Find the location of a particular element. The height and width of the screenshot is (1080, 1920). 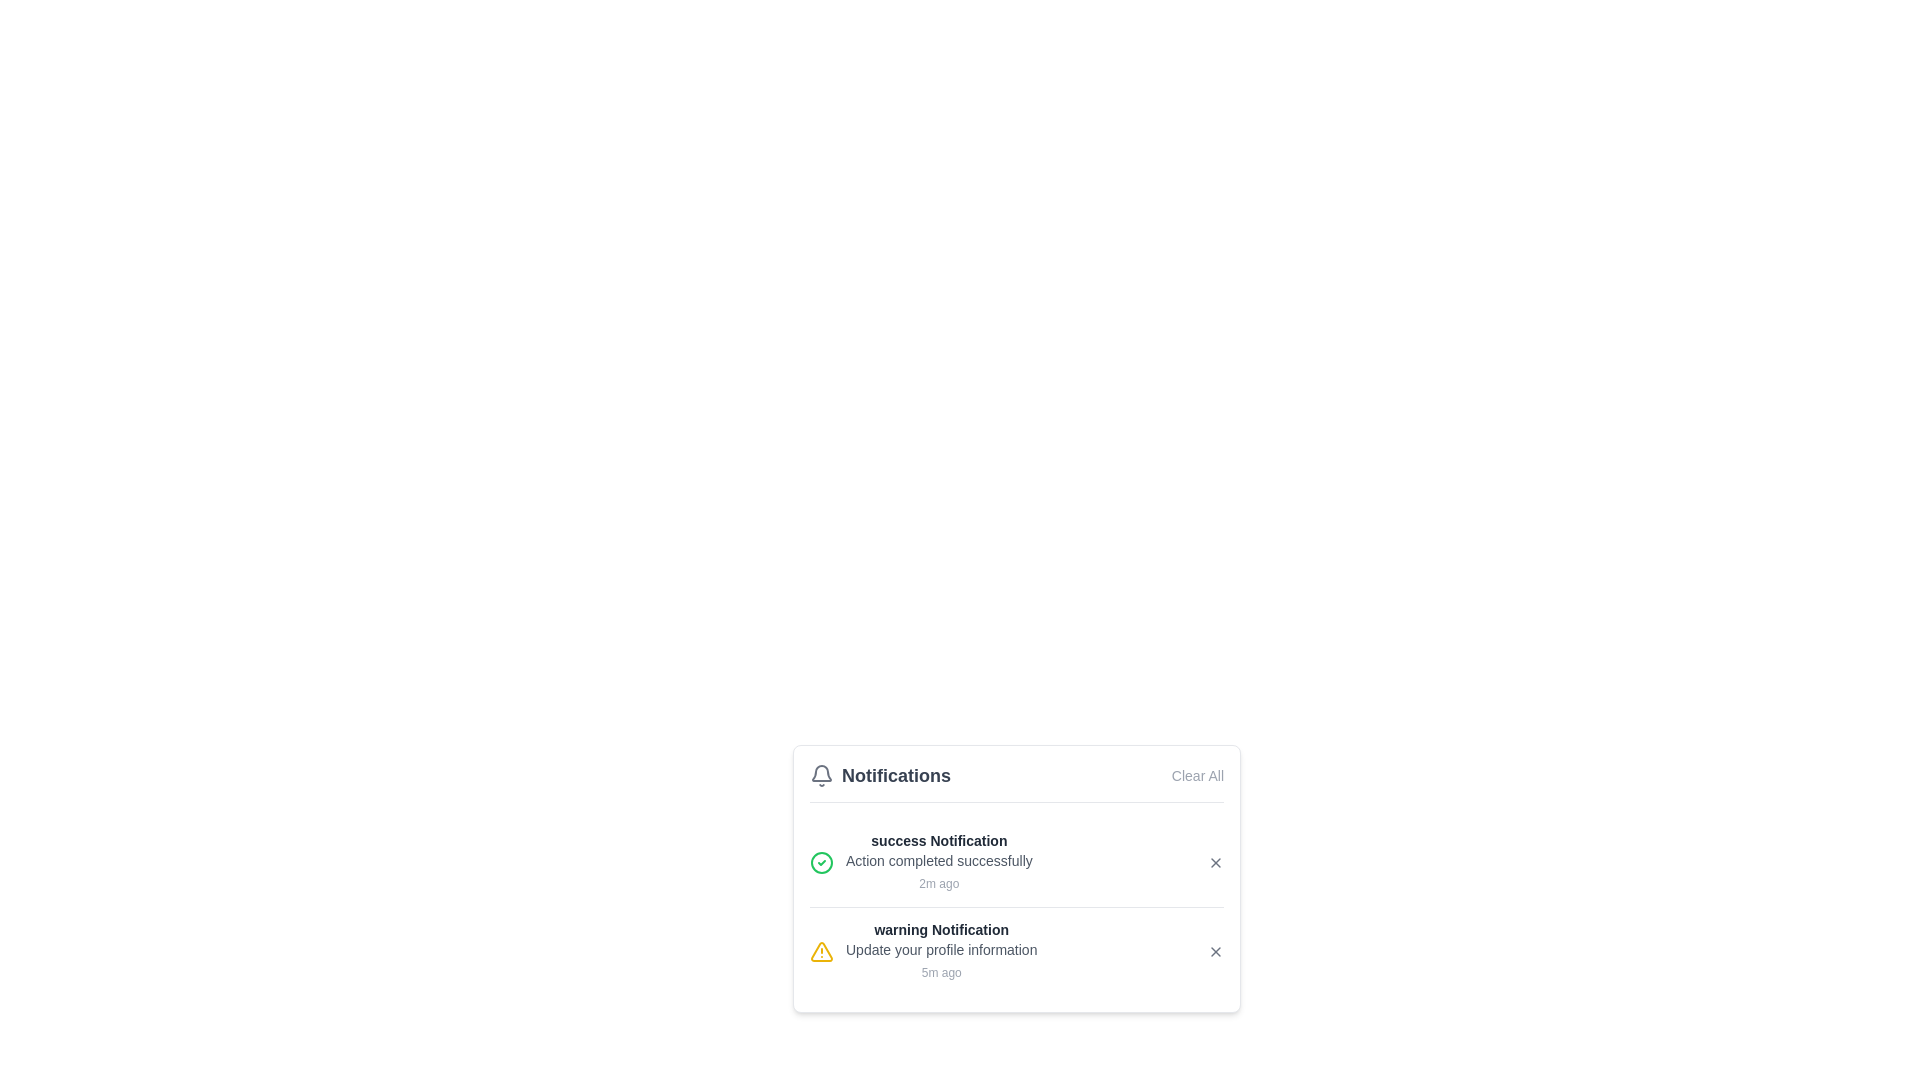

the green-bordered circular graphical ornament within the success Notification icon is located at coordinates (821, 862).